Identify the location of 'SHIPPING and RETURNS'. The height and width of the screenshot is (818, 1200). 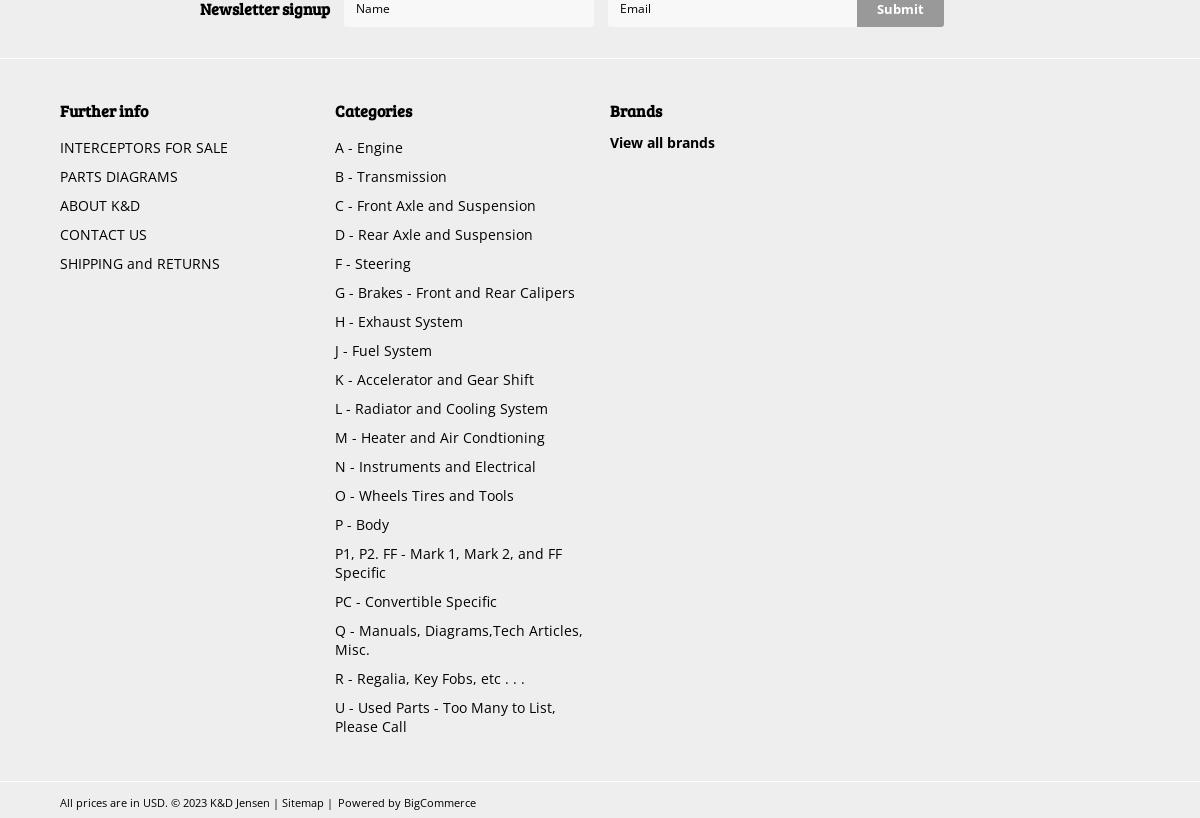
(140, 263).